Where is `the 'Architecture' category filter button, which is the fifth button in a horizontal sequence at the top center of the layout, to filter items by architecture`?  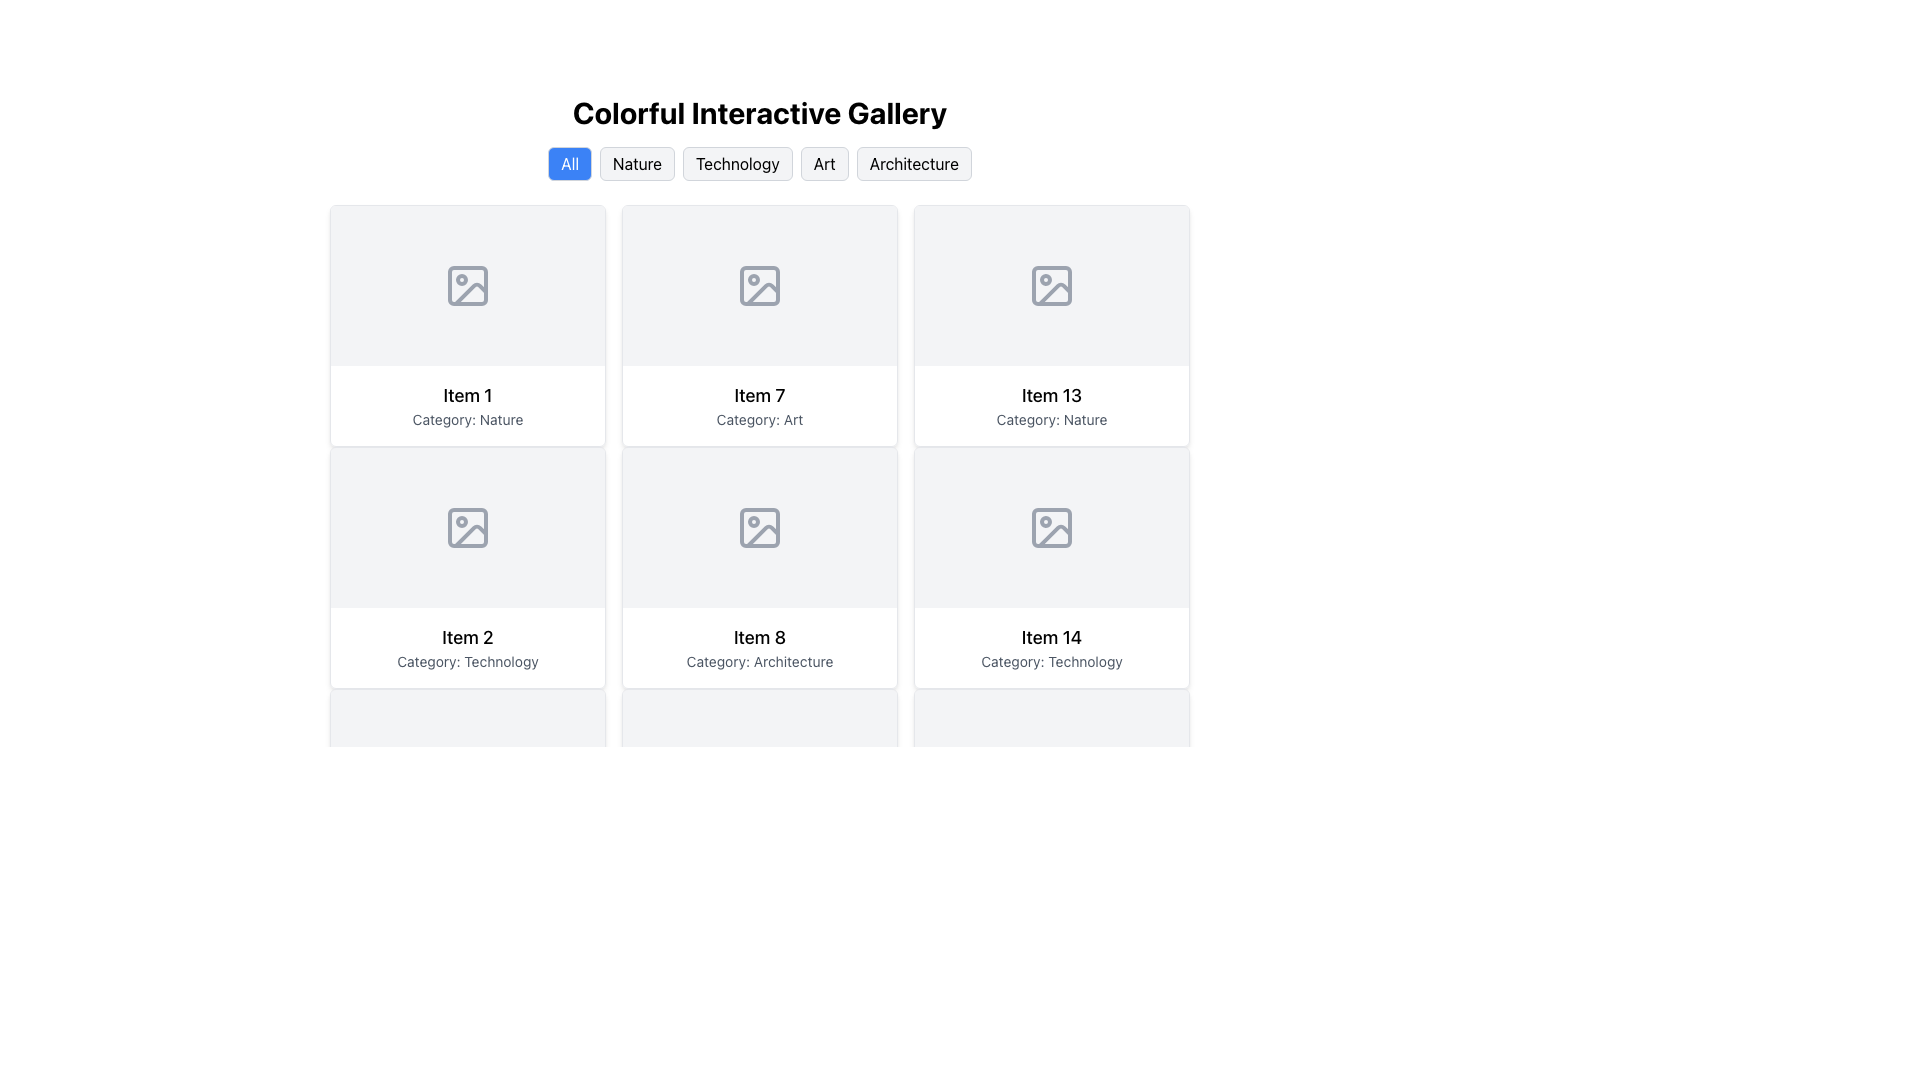
the 'Architecture' category filter button, which is the fifth button in a horizontal sequence at the top center of the layout, to filter items by architecture is located at coordinates (913, 163).